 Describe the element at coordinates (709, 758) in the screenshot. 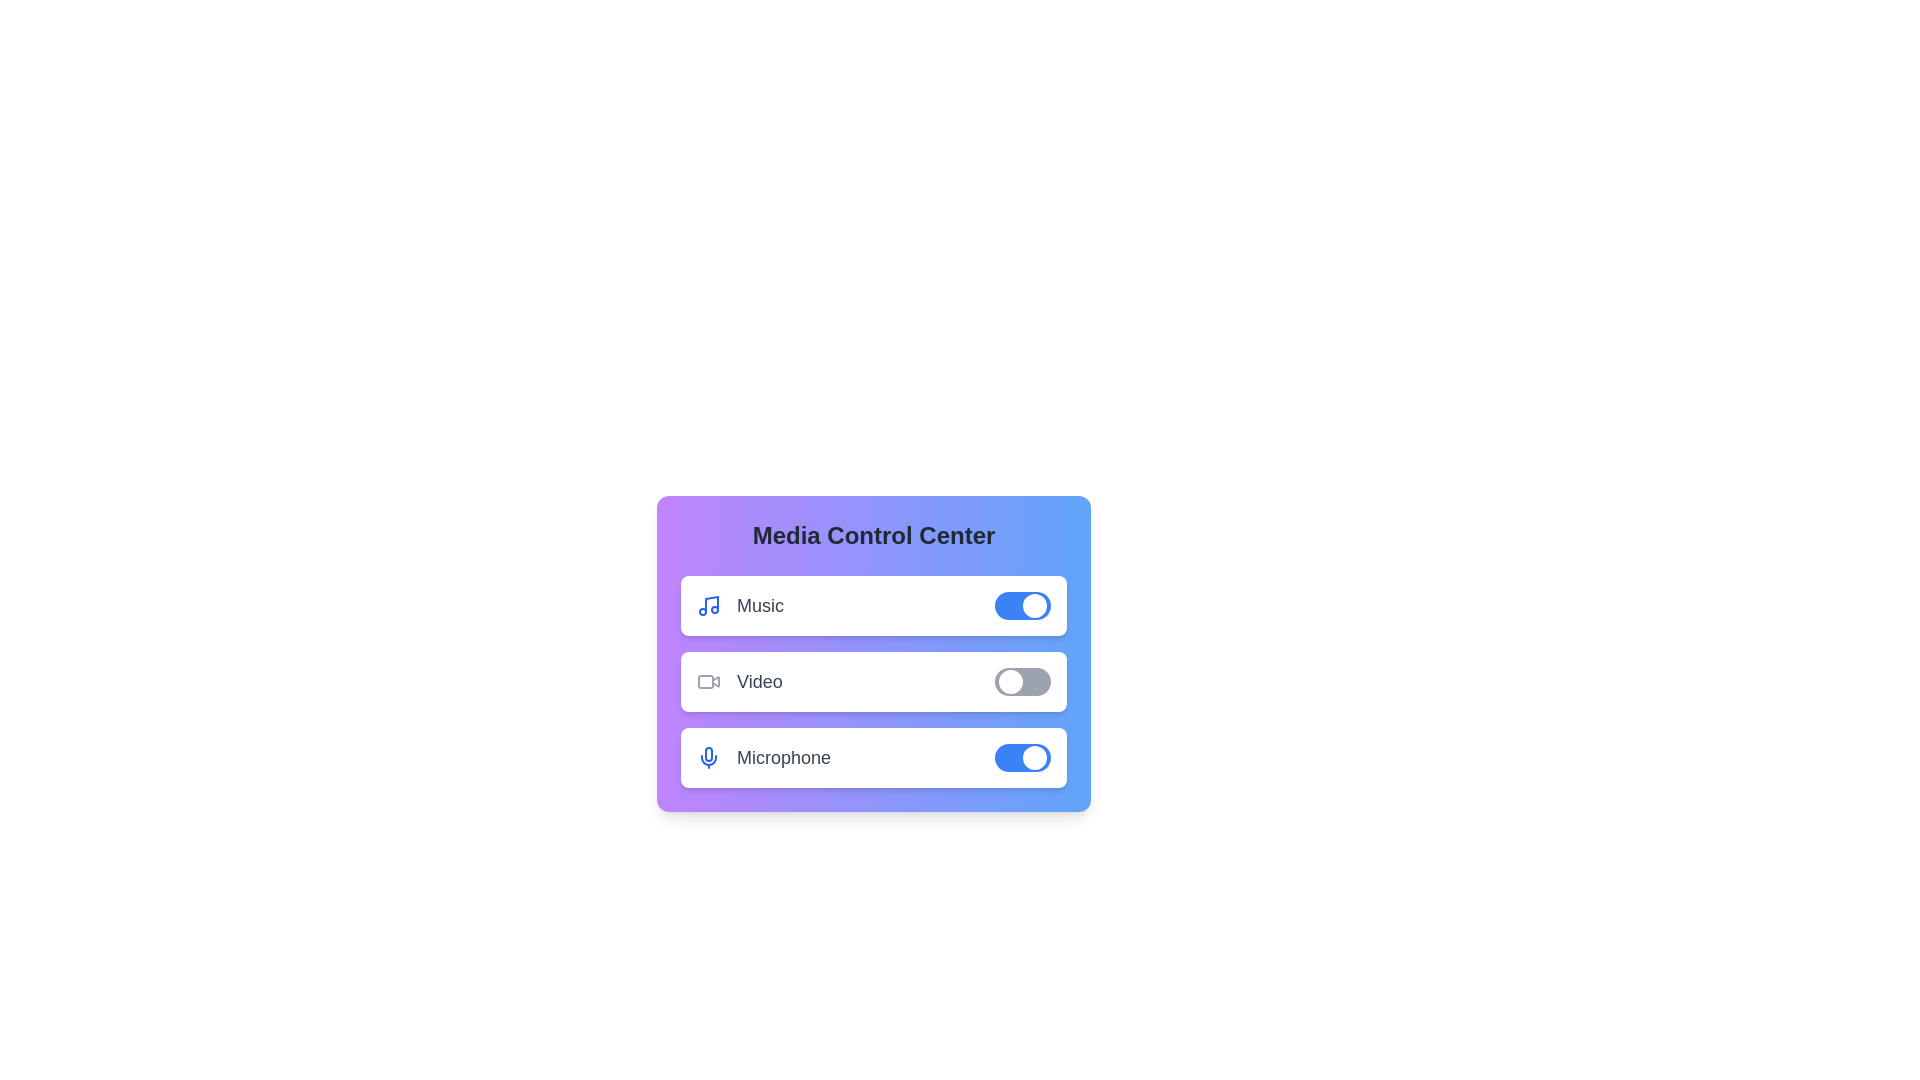

I see `the icon representing the Microphone control` at that location.